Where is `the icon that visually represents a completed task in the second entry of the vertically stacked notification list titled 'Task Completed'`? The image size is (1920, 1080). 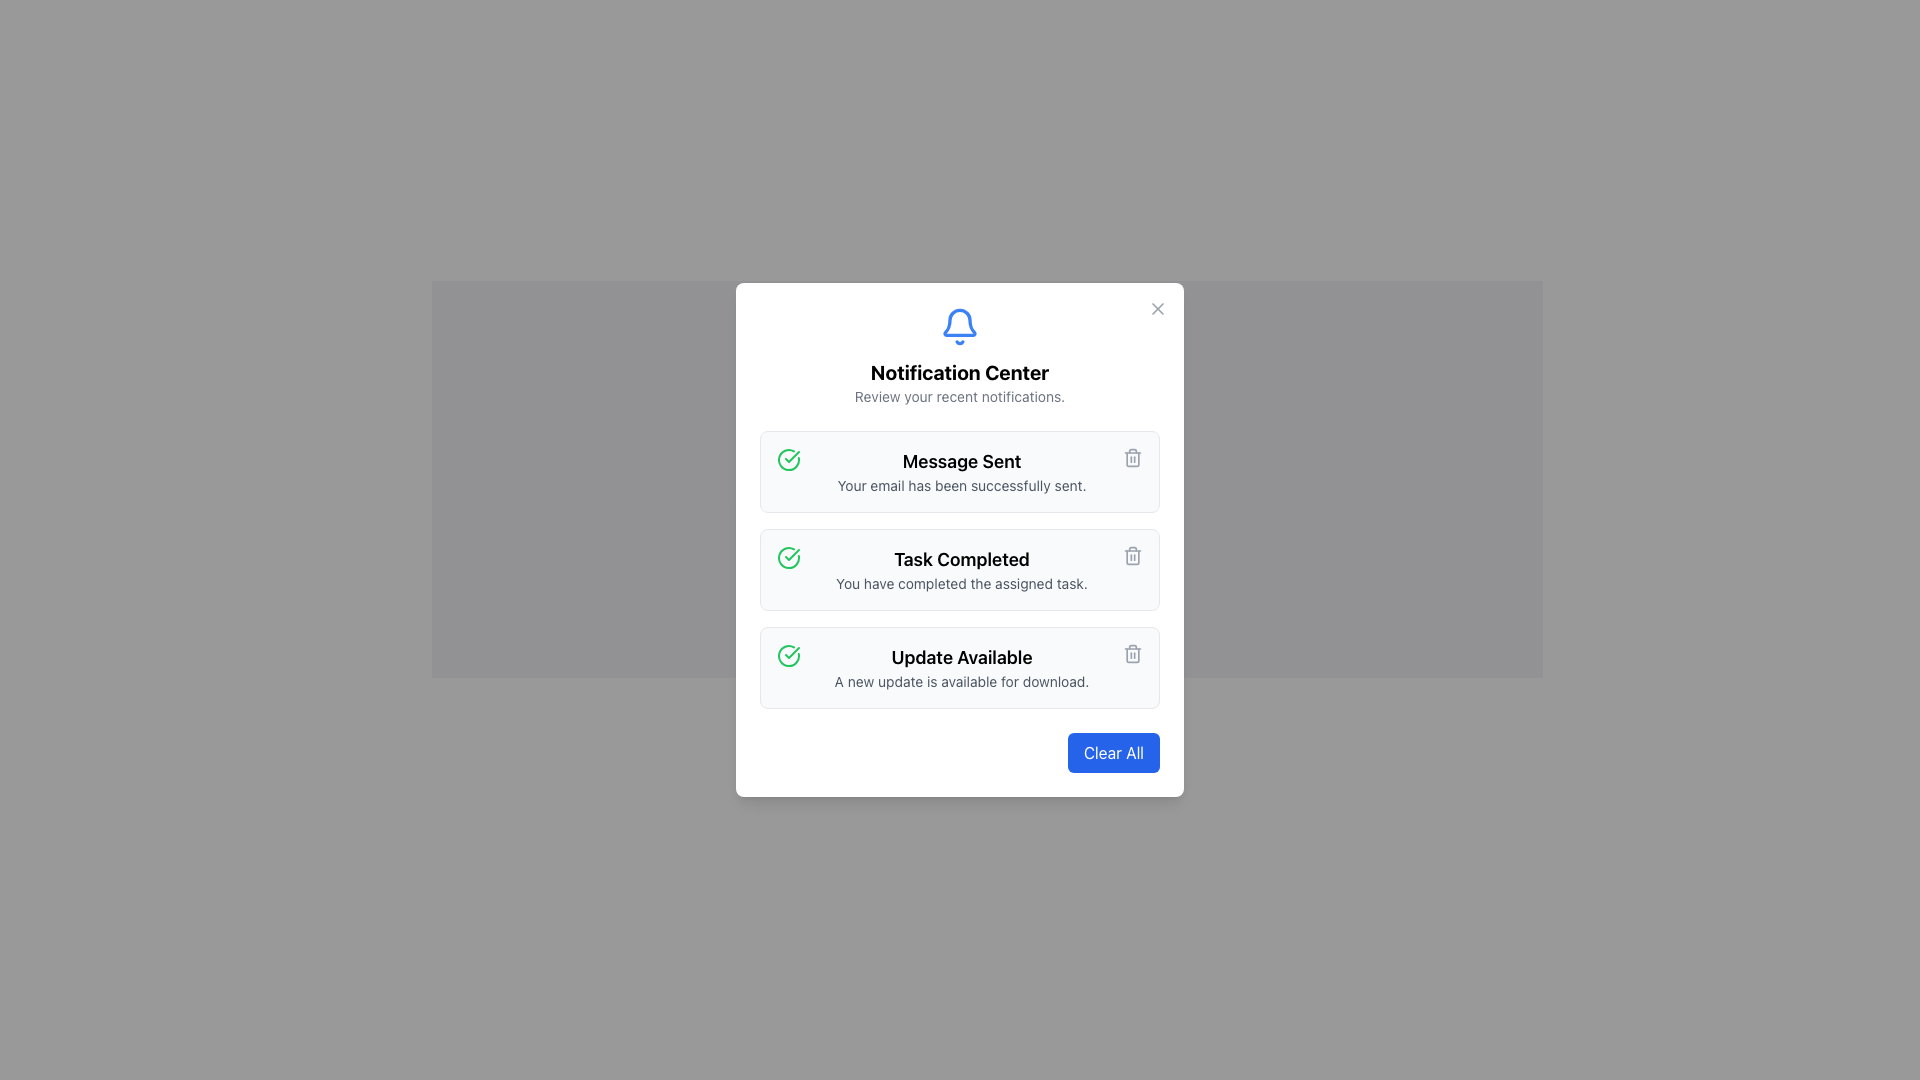 the icon that visually represents a completed task in the second entry of the vertically stacked notification list titled 'Task Completed' is located at coordinates (791, 652).